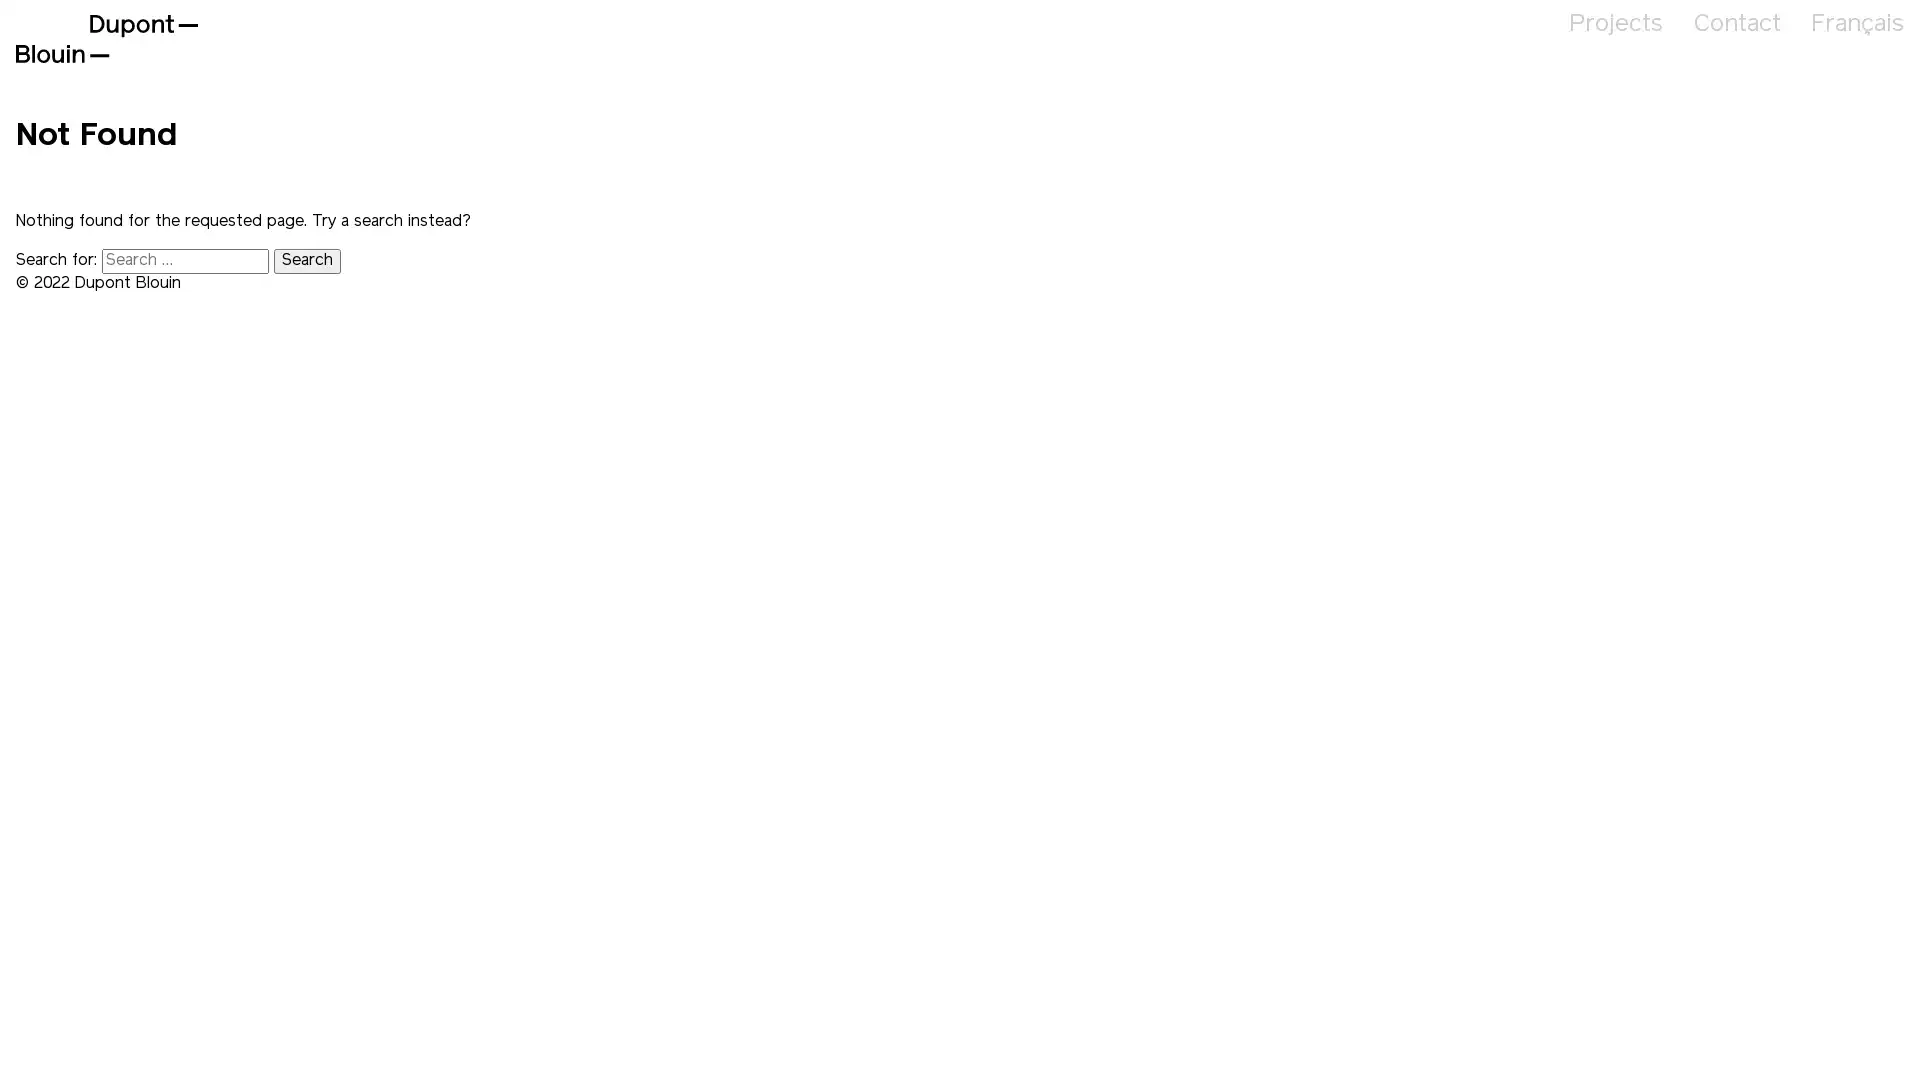 The width and height of the screenshot is (1920, 1080). I want to click on Search, so click(306, 260).